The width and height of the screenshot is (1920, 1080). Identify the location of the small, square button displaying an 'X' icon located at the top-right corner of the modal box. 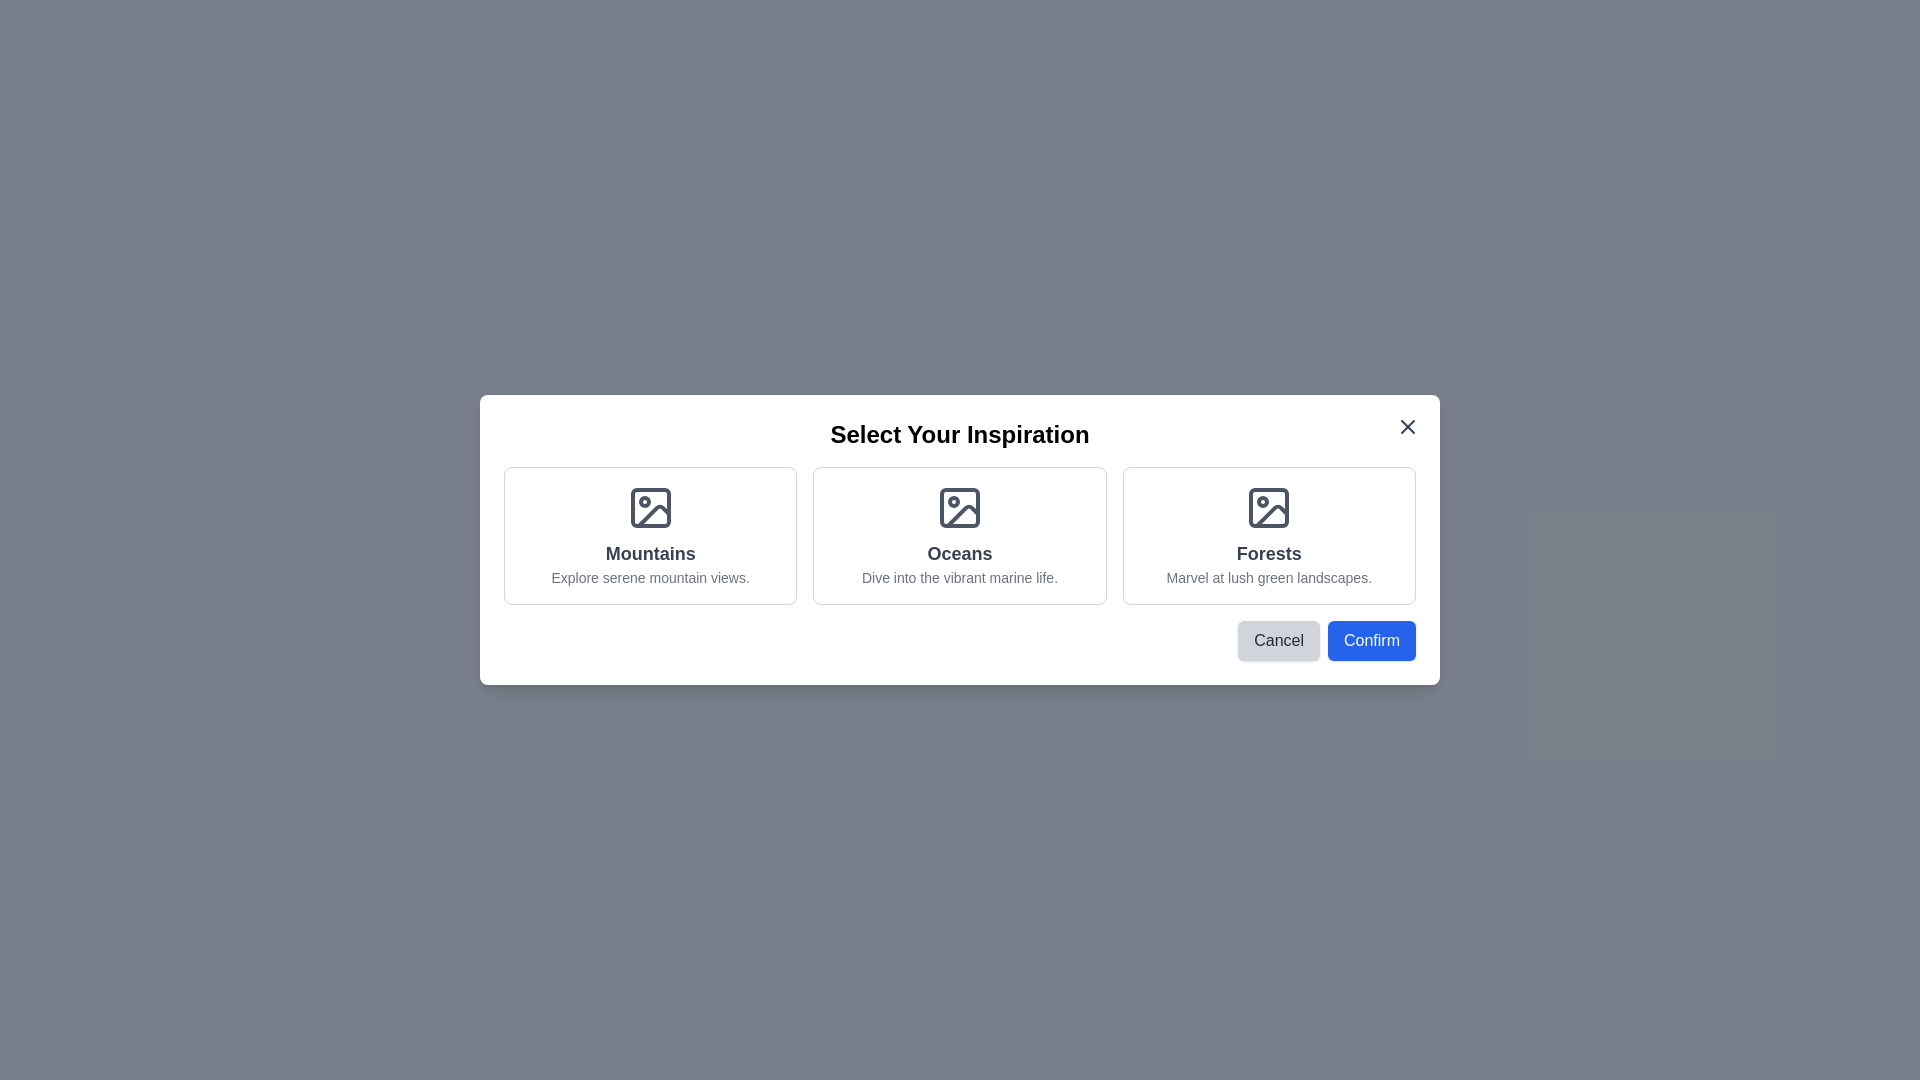
(1406, 426).